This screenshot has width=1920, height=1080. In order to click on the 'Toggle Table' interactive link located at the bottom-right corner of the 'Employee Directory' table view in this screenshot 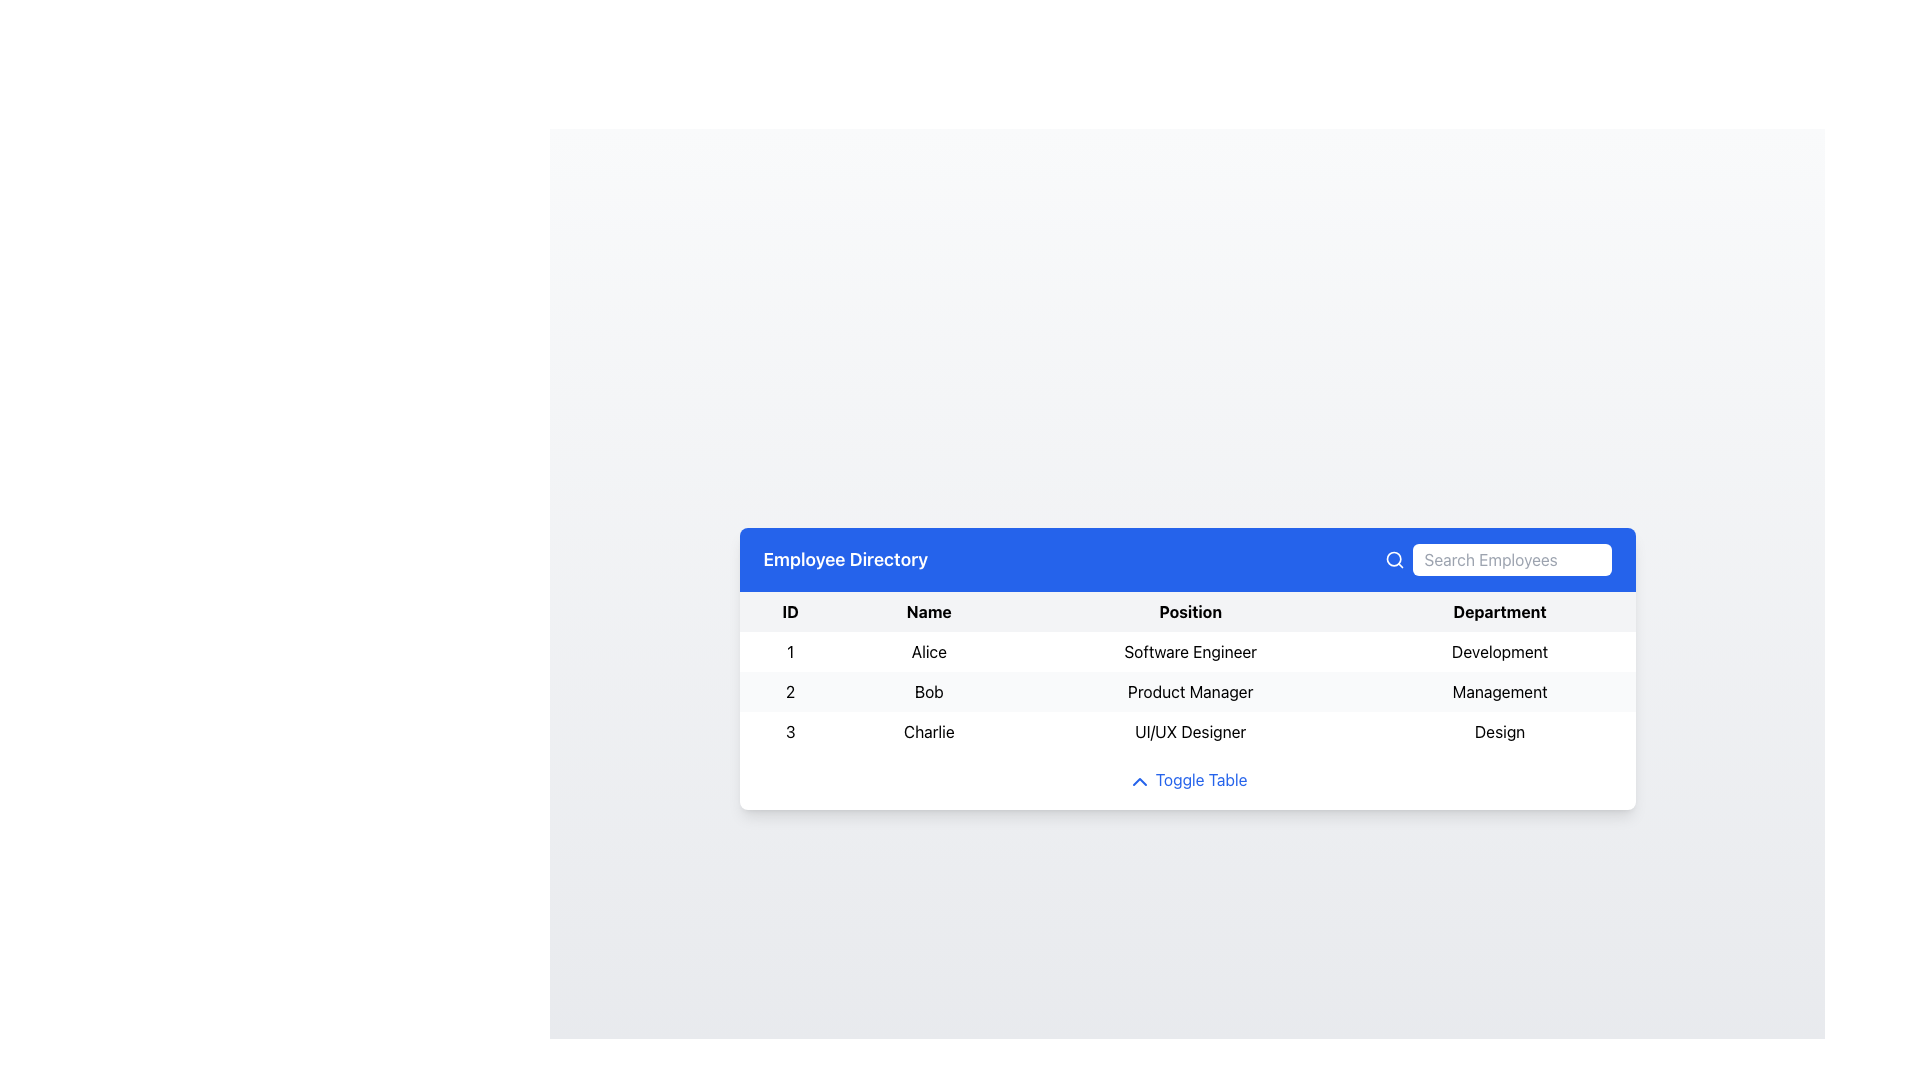, I will do `click(1187, 779)`.